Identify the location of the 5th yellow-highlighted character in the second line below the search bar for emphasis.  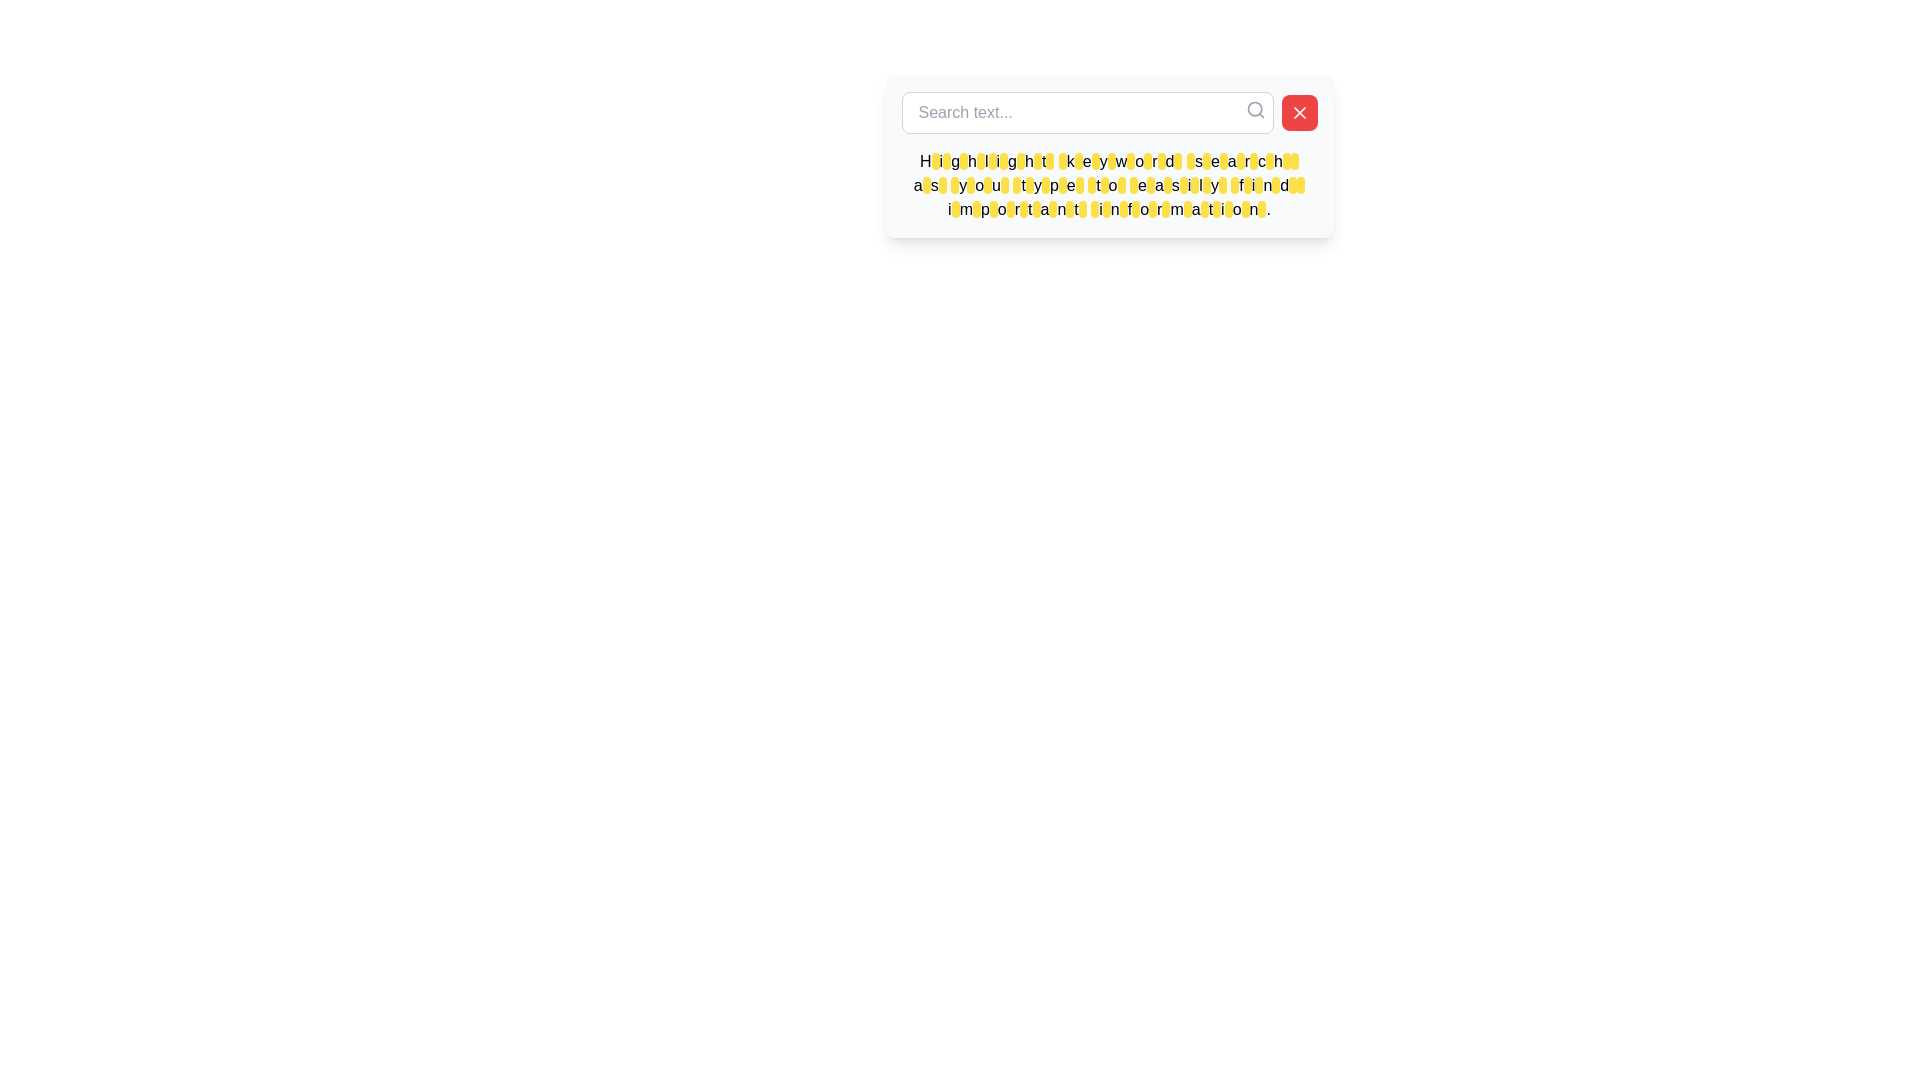
(988, 185).